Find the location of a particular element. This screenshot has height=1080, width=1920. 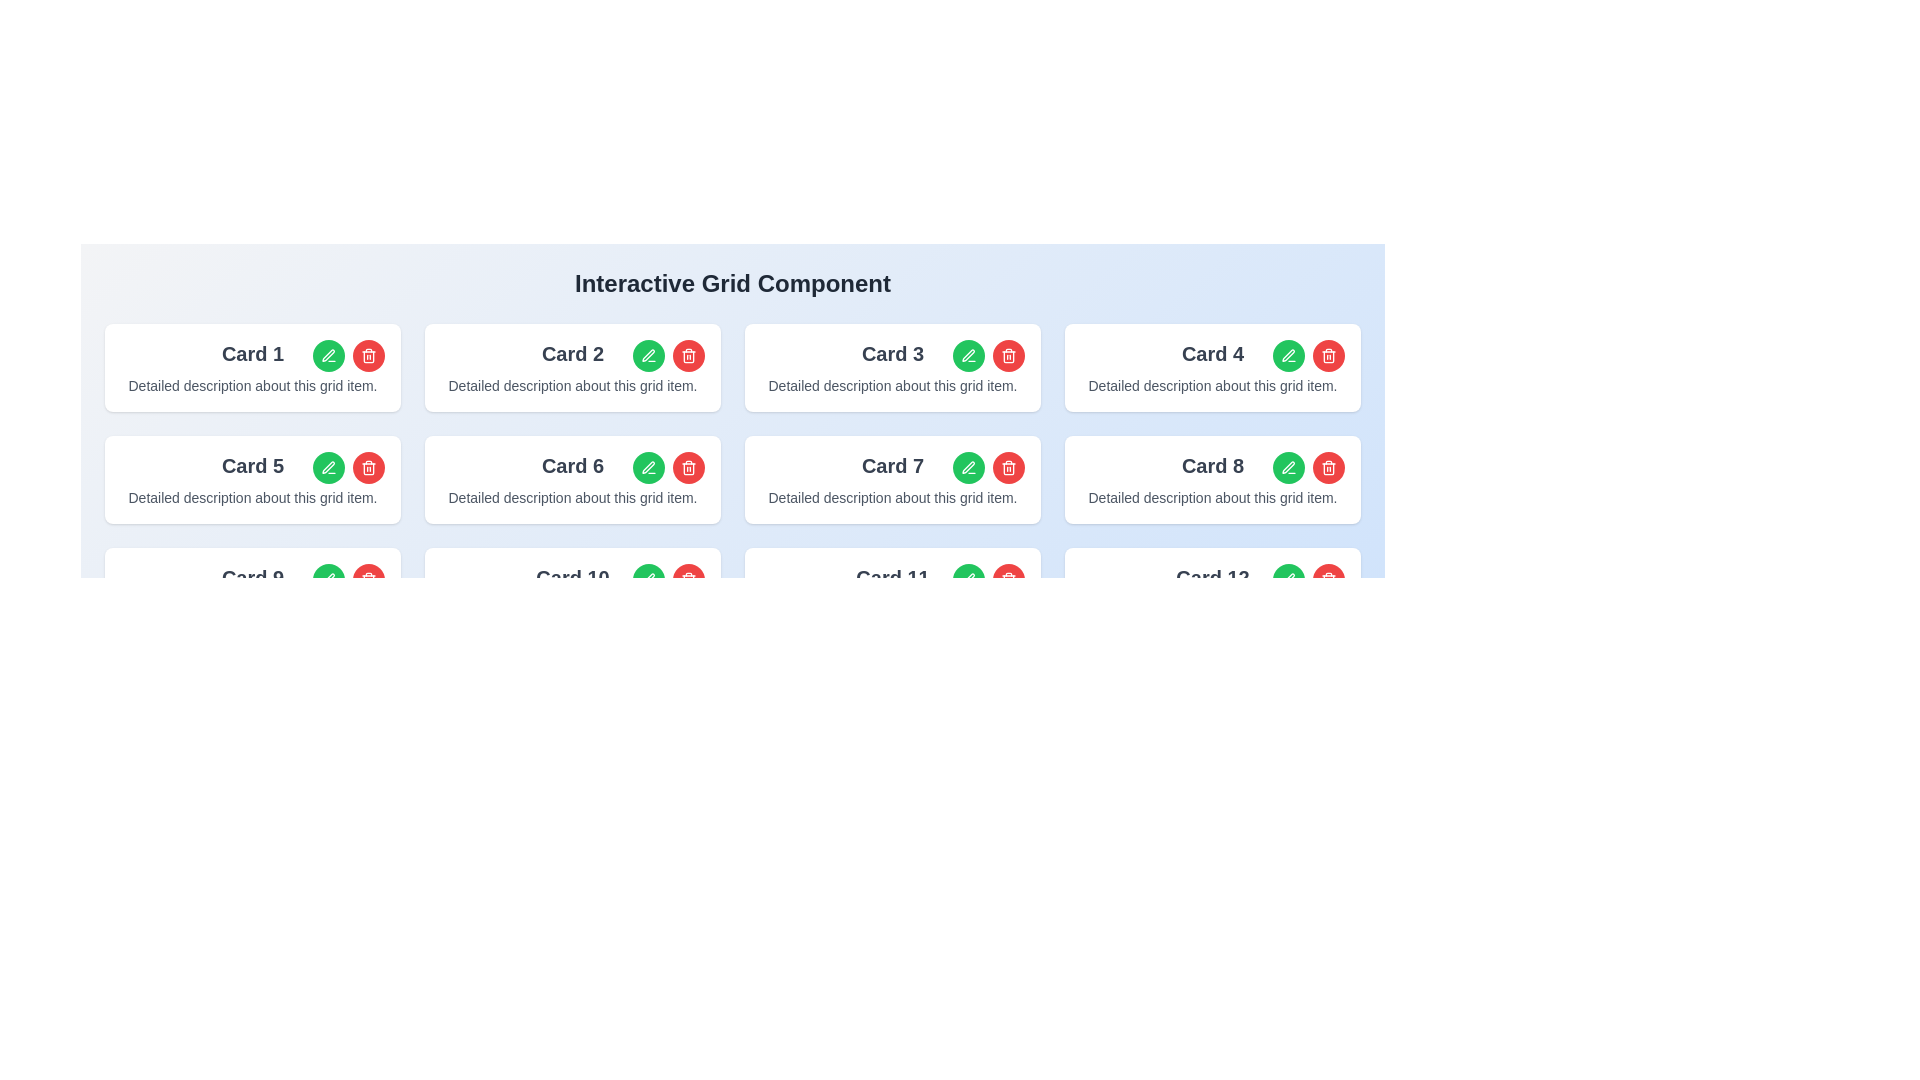

the delete icon button located at the top-right corner of 'Card 9' is located at coordinates (369, 579).